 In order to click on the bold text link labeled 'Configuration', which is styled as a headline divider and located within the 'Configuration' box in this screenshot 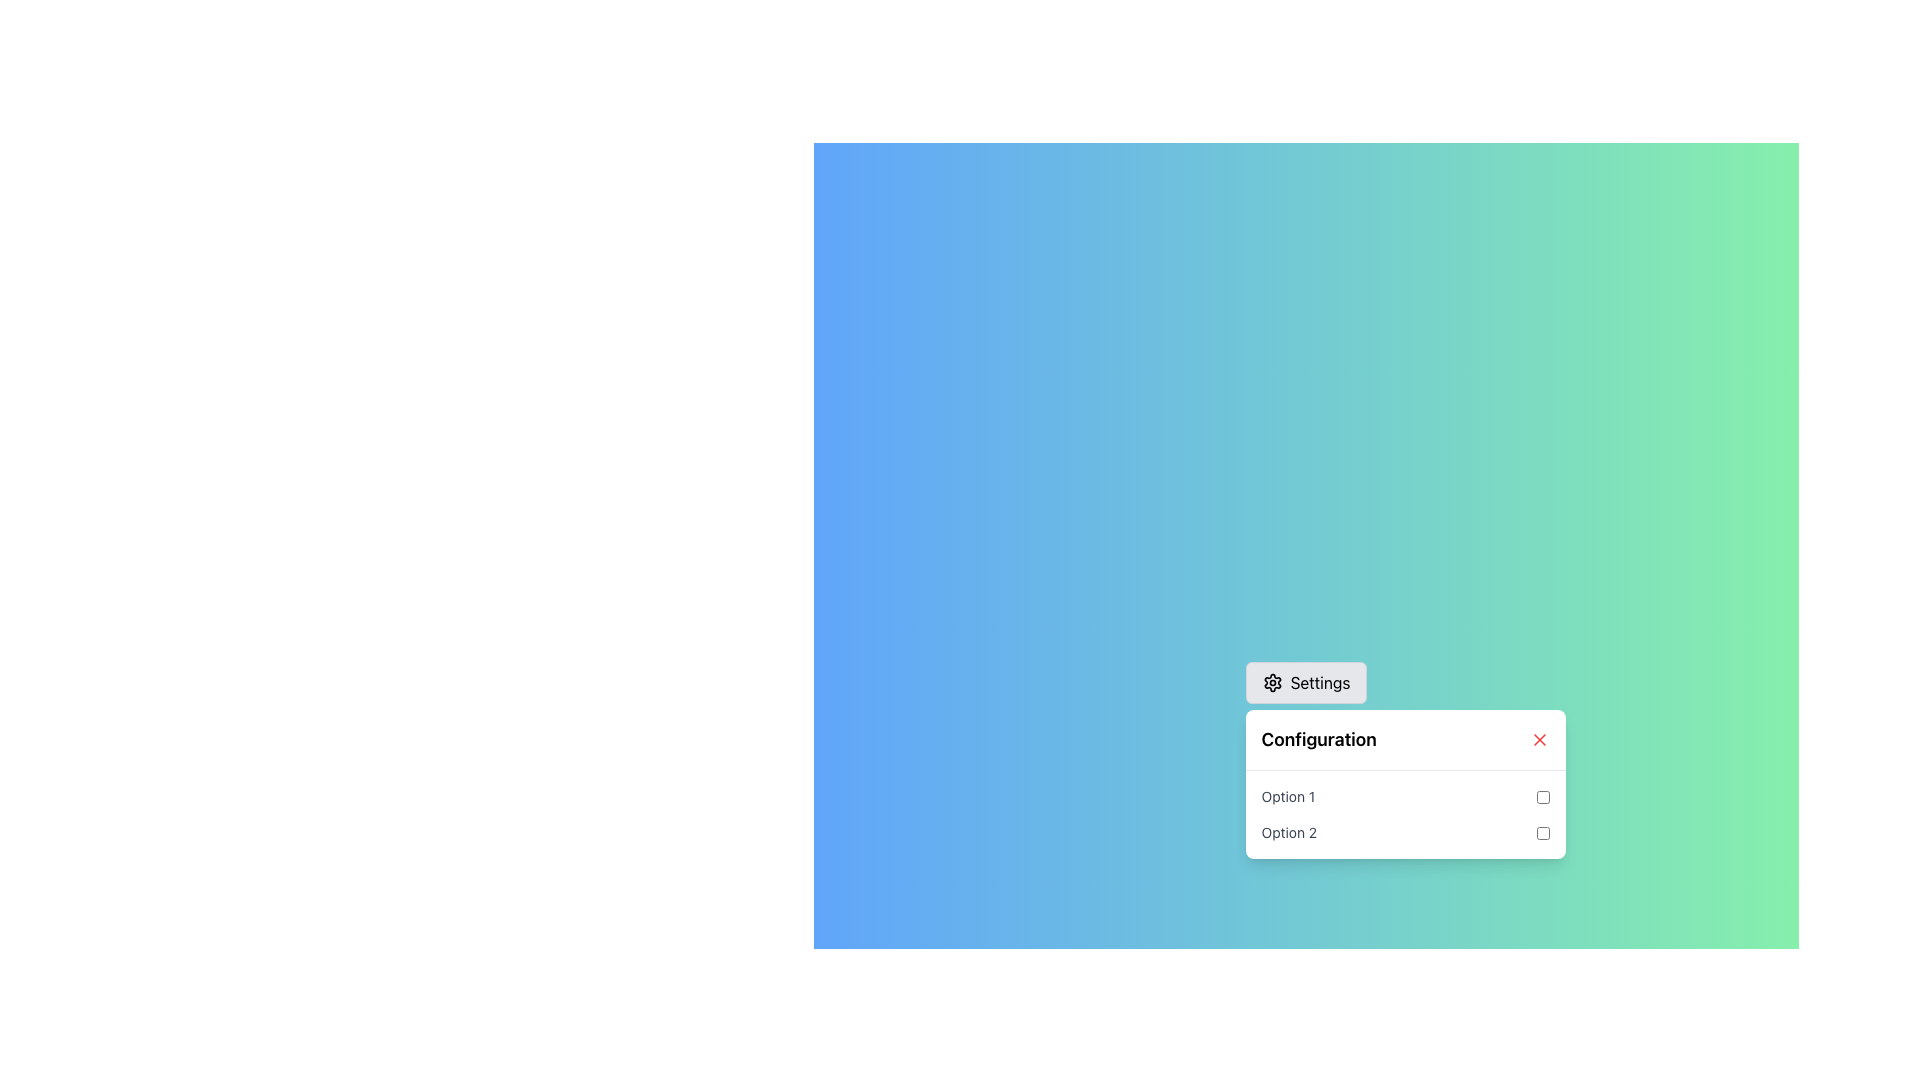, I will do `click(1319, 740)`.